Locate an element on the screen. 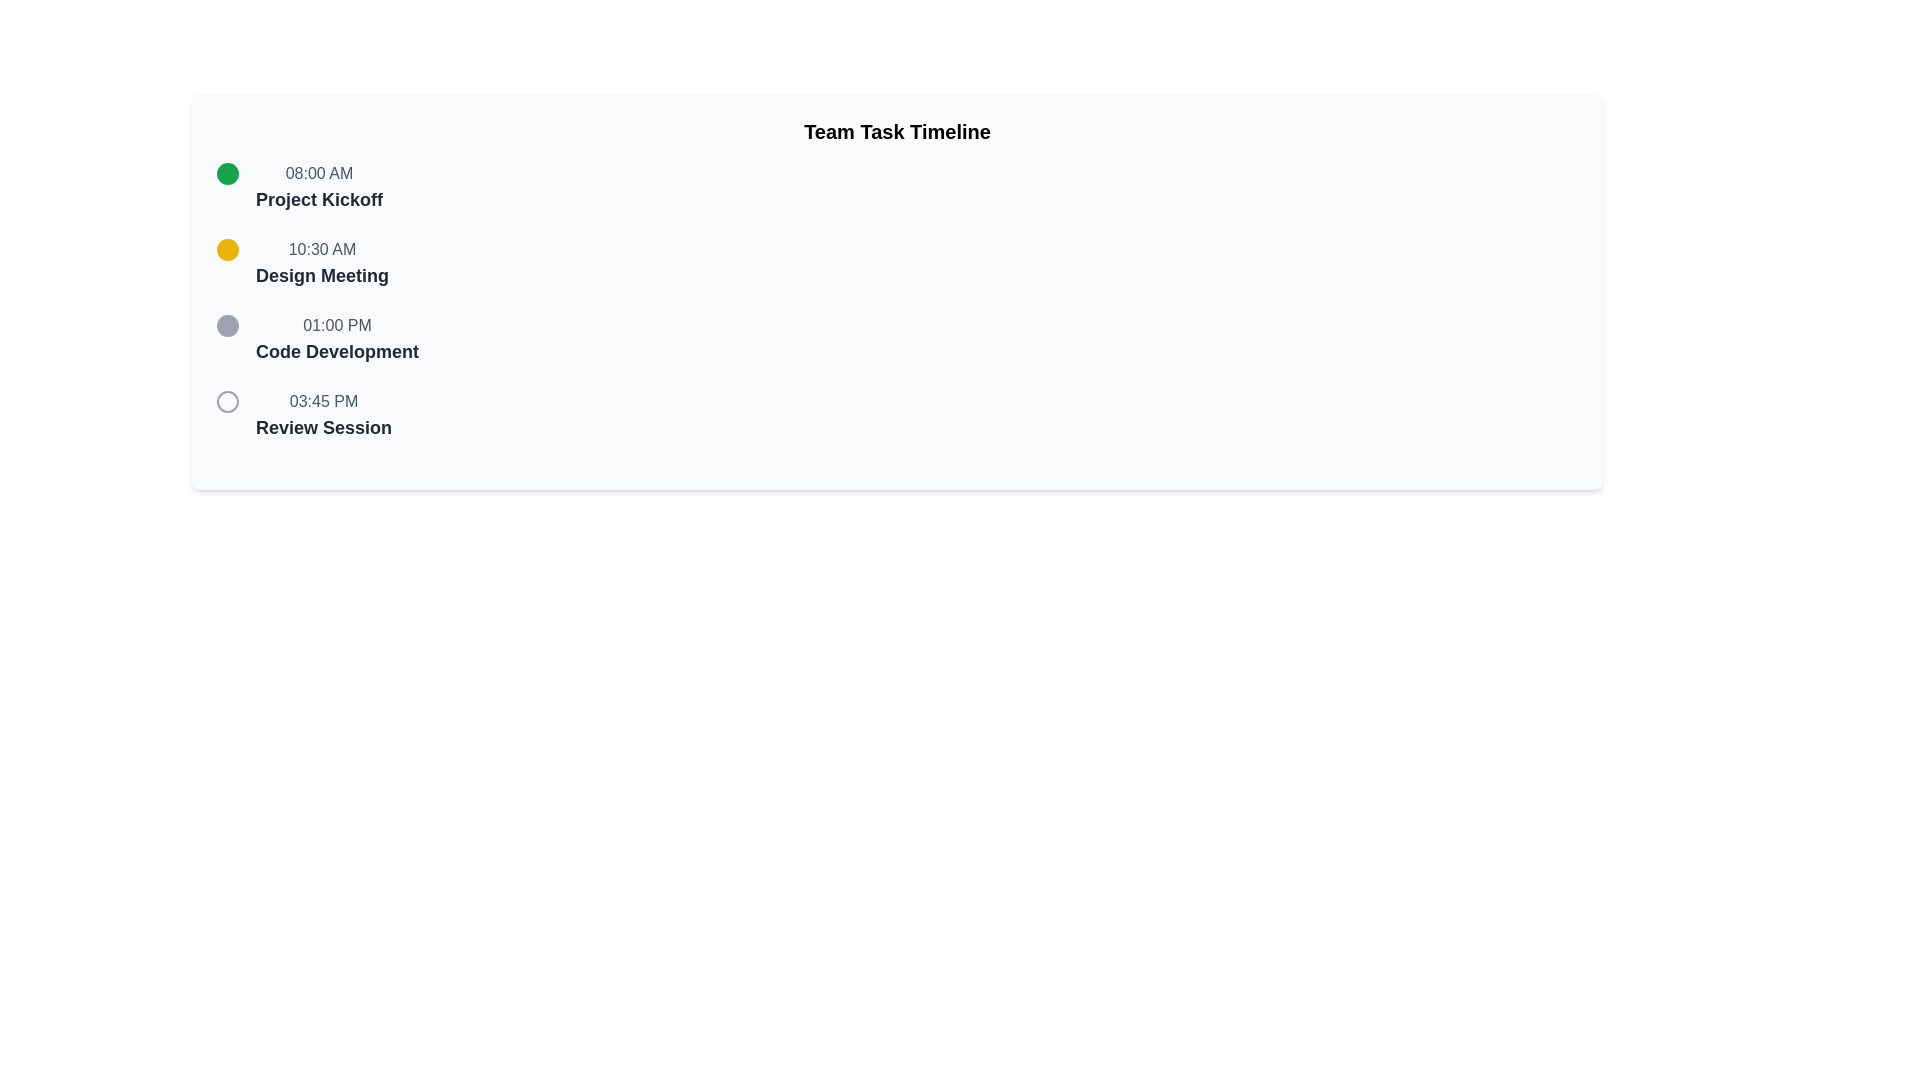 This screenshot has width=1920, height=1080. the text label displaying '01:00 PM', which is a medium-sized, gray font, positioned above 'Code Development' in the timeline interface is located at coordinates (337, 325).